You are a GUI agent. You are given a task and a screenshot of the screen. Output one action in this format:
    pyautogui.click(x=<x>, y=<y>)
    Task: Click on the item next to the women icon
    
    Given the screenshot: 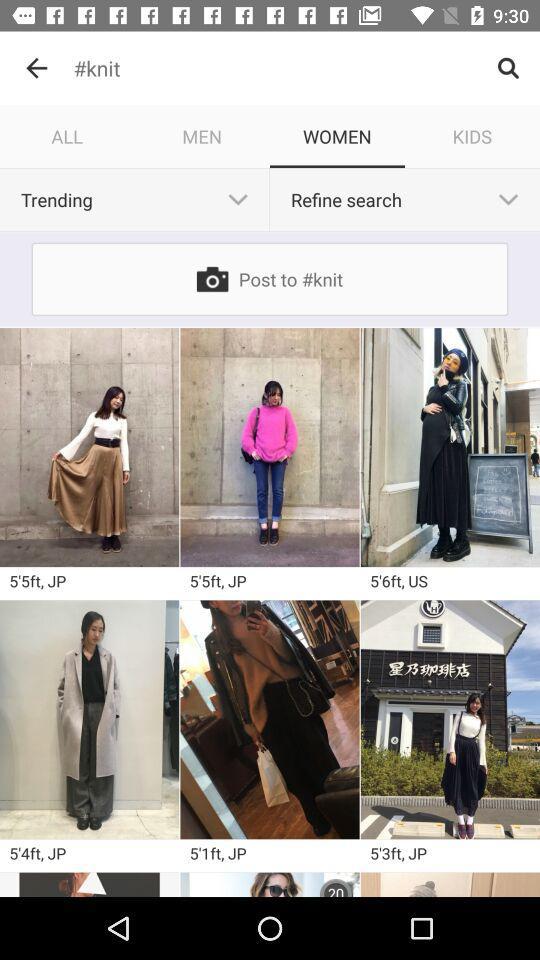 What is the action you would take?
    pyautogui.click(x=202, y=135)
    